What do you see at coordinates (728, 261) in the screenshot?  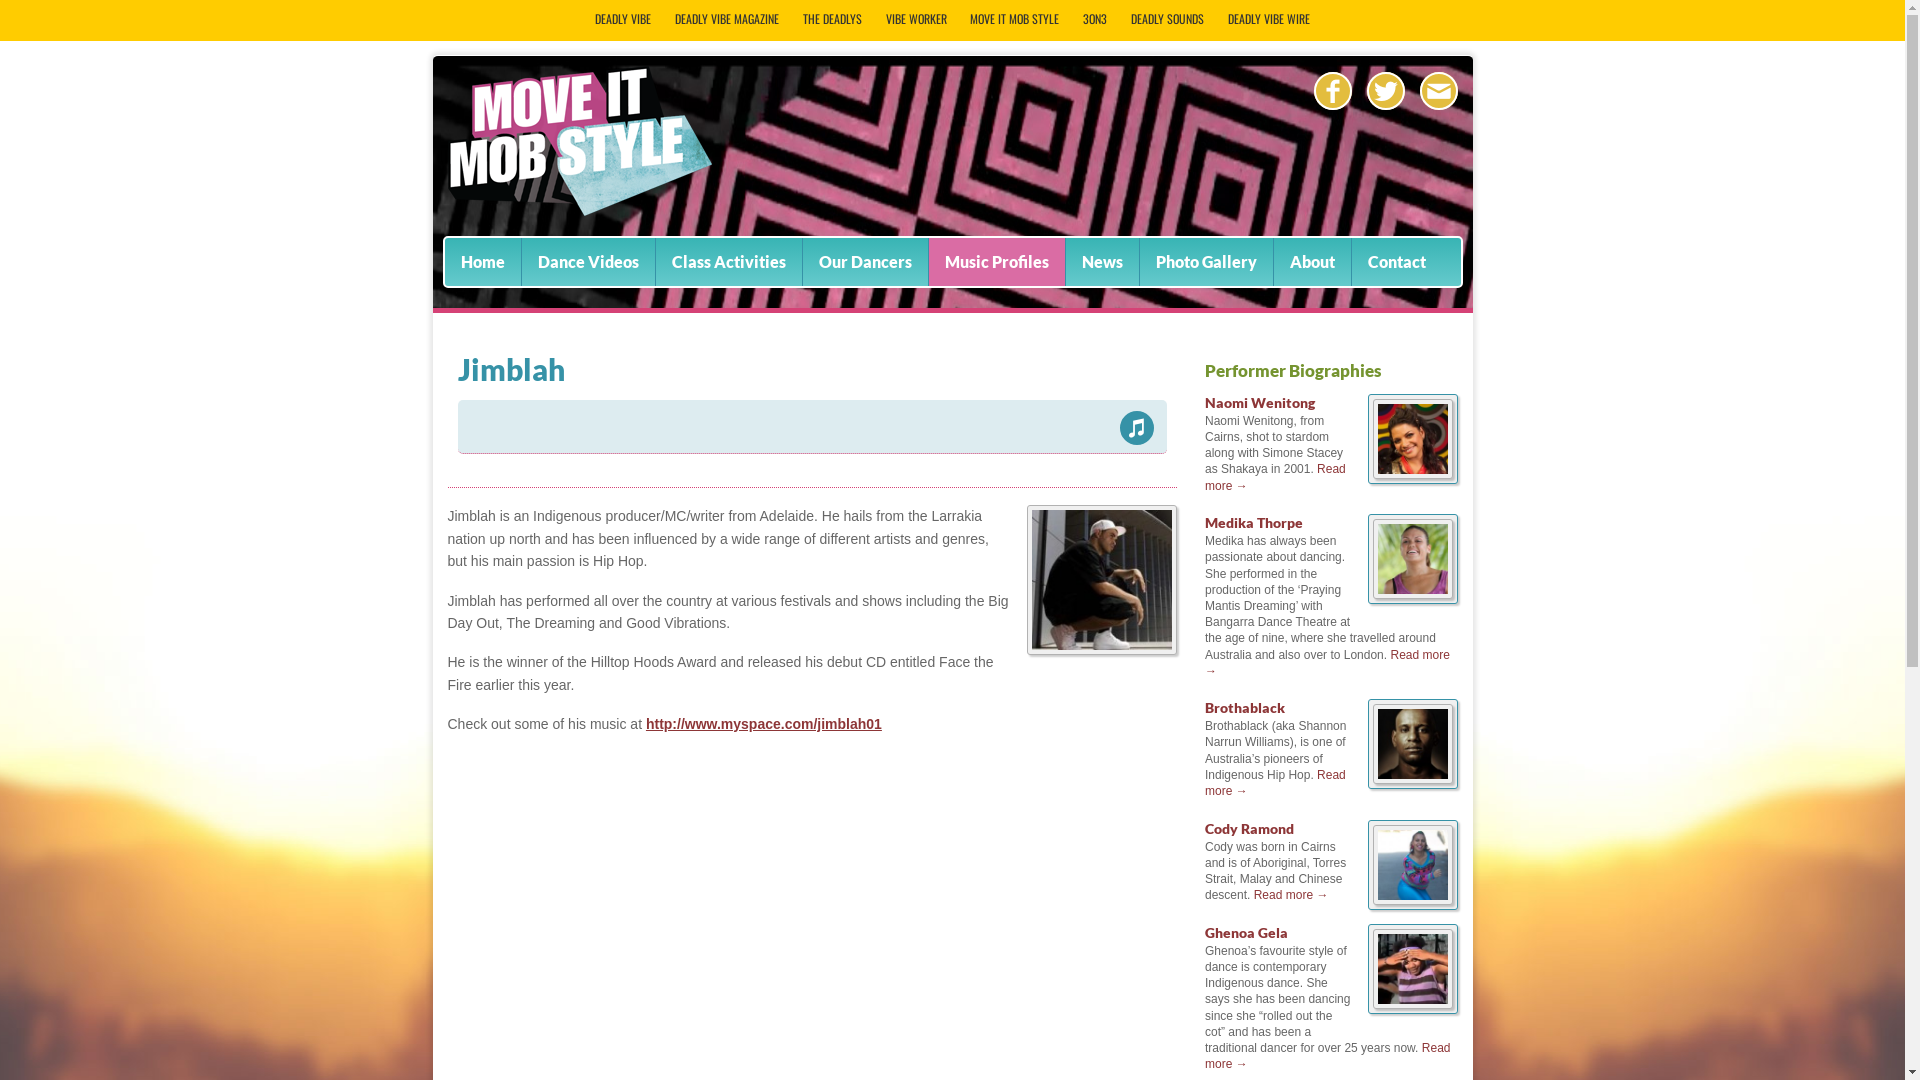 I see `'Class Activities'` at bounding box center [728, 261].